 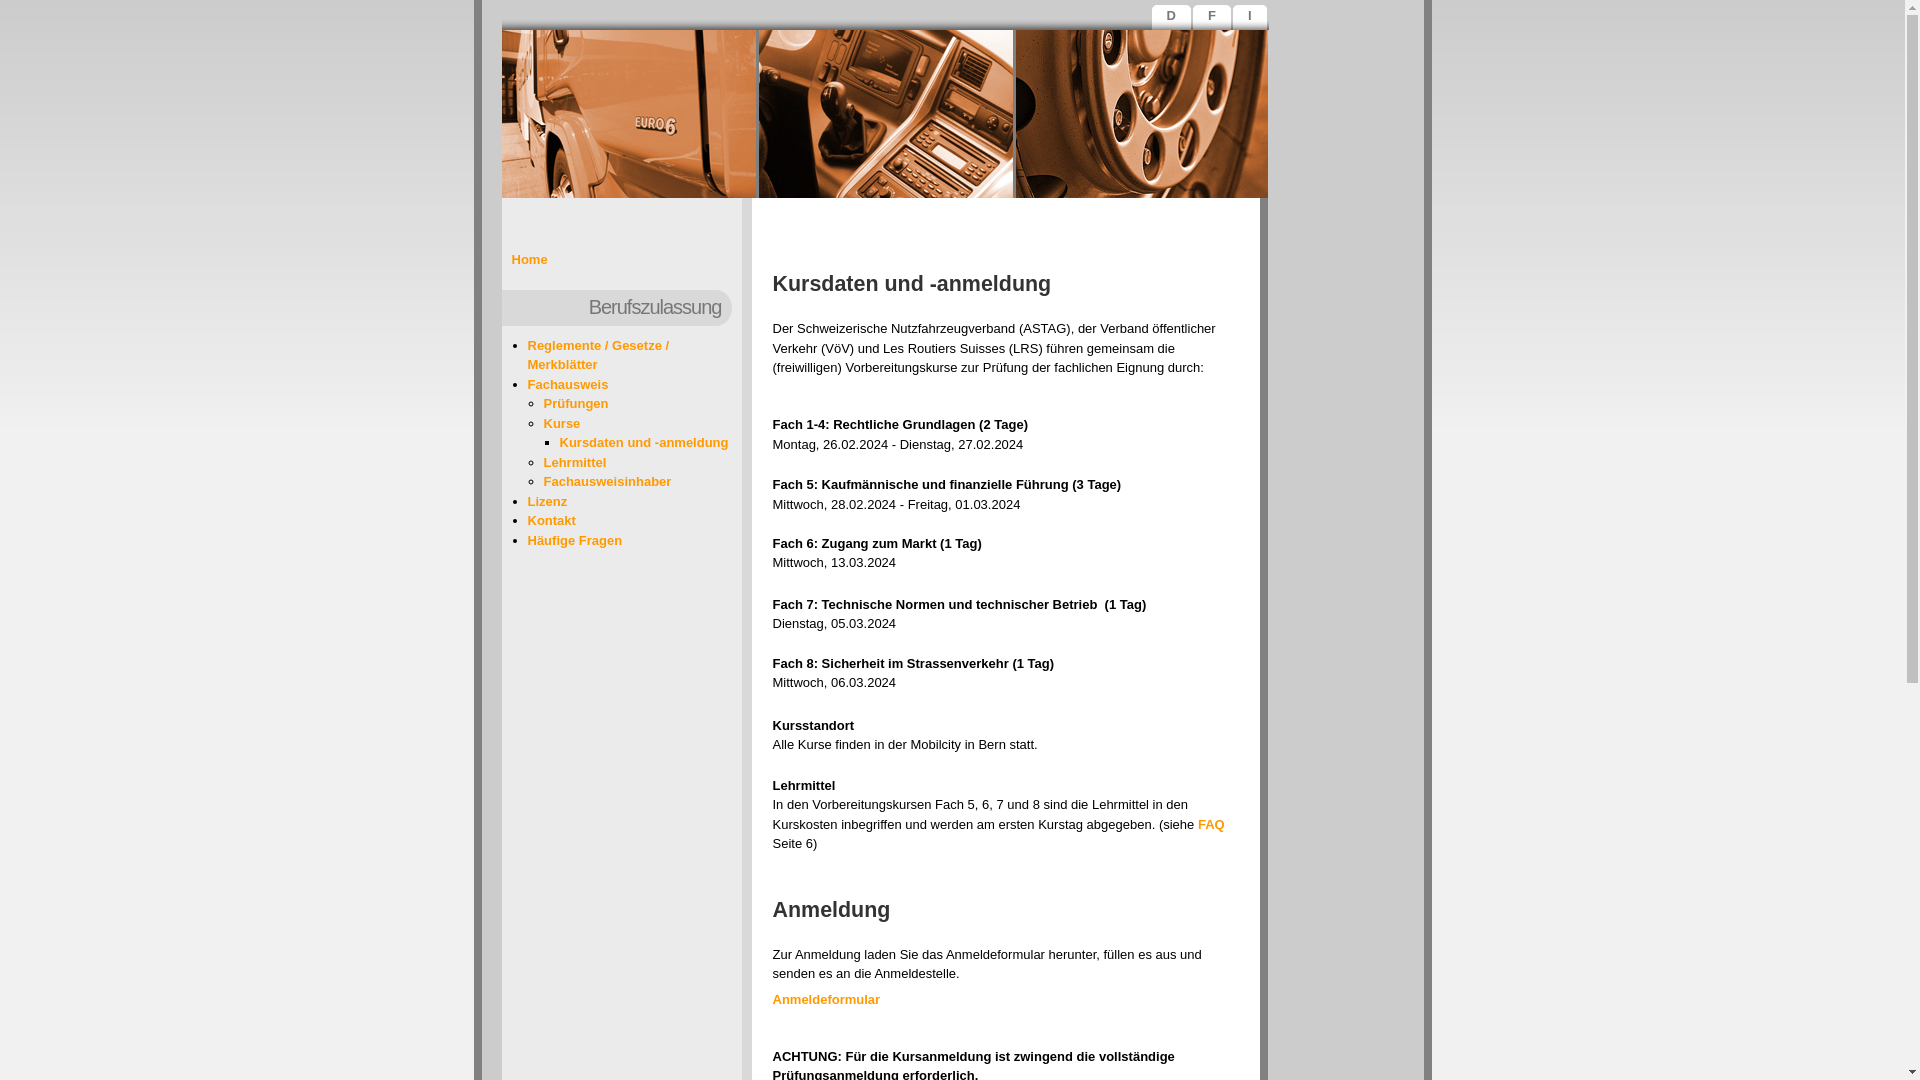 I want to click on 'Home', so click(x=529, y=258).